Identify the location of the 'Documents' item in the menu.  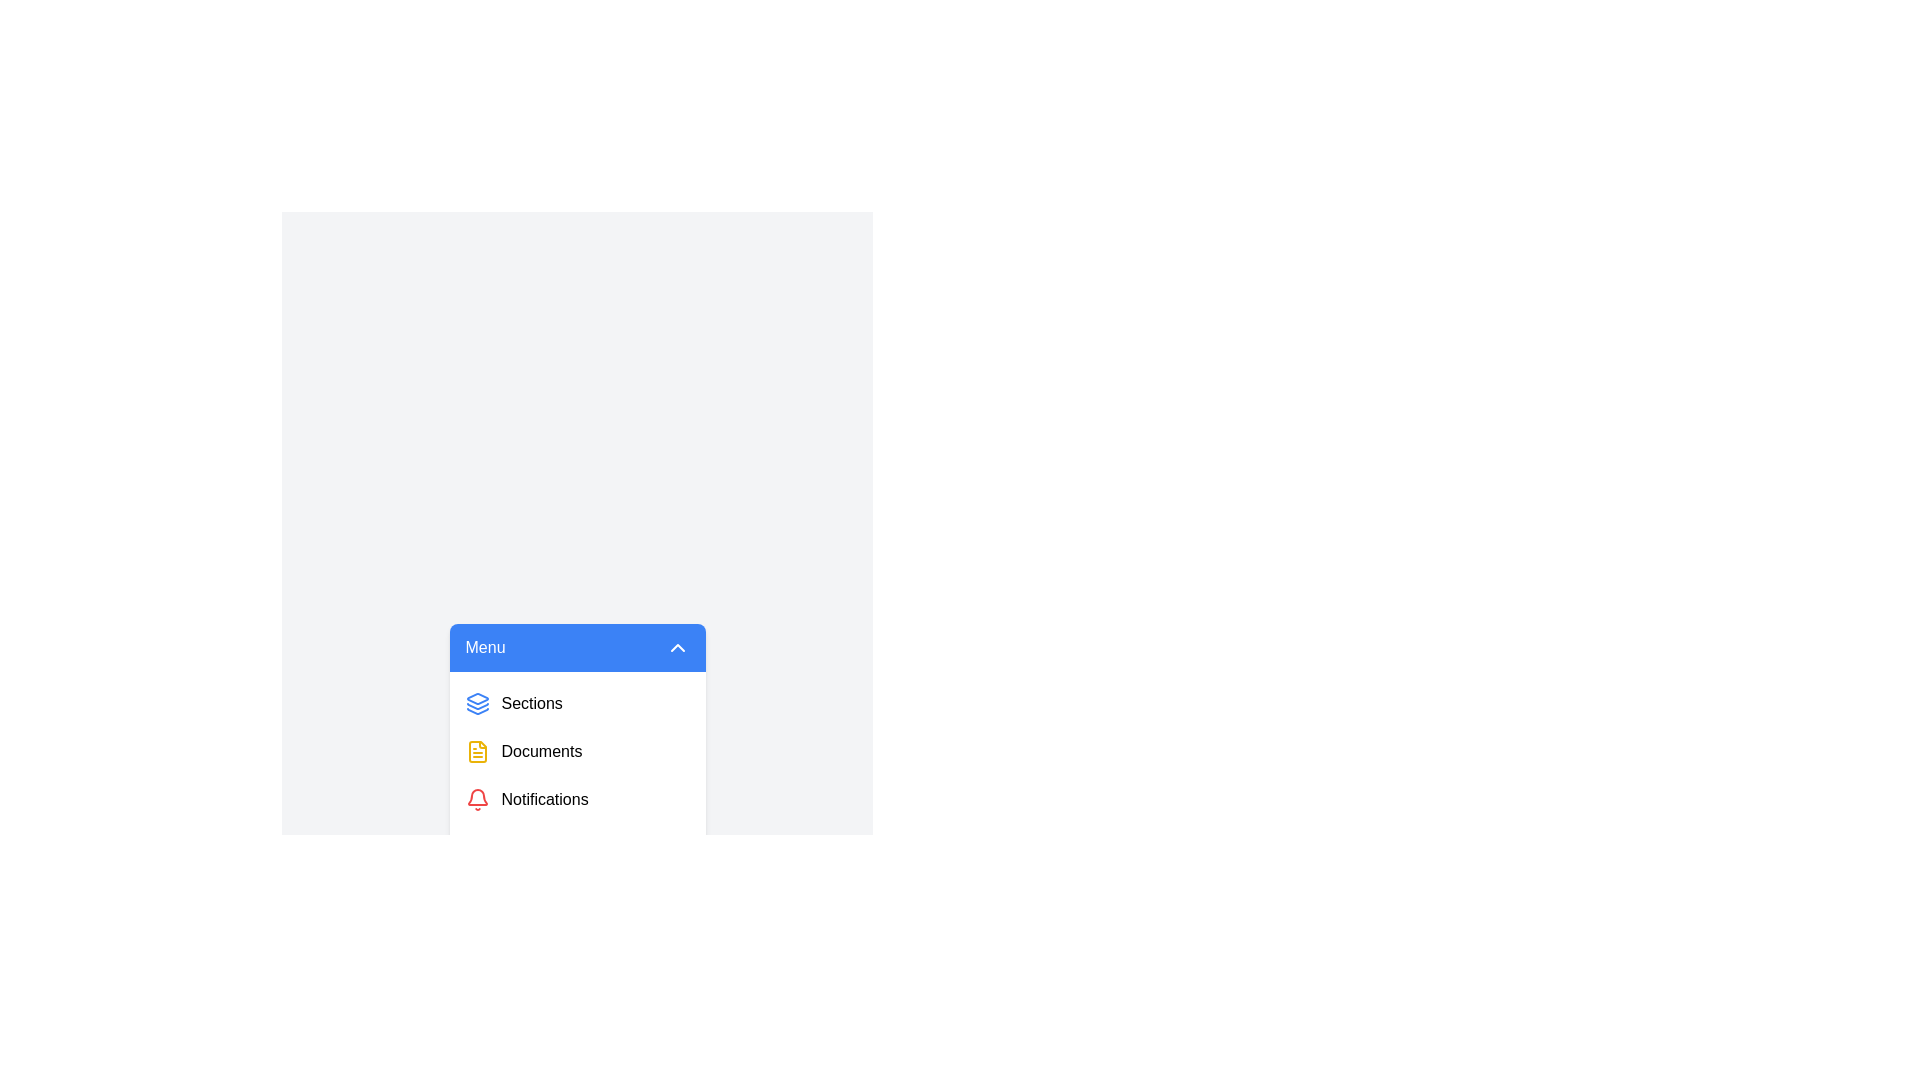
(576, 752).